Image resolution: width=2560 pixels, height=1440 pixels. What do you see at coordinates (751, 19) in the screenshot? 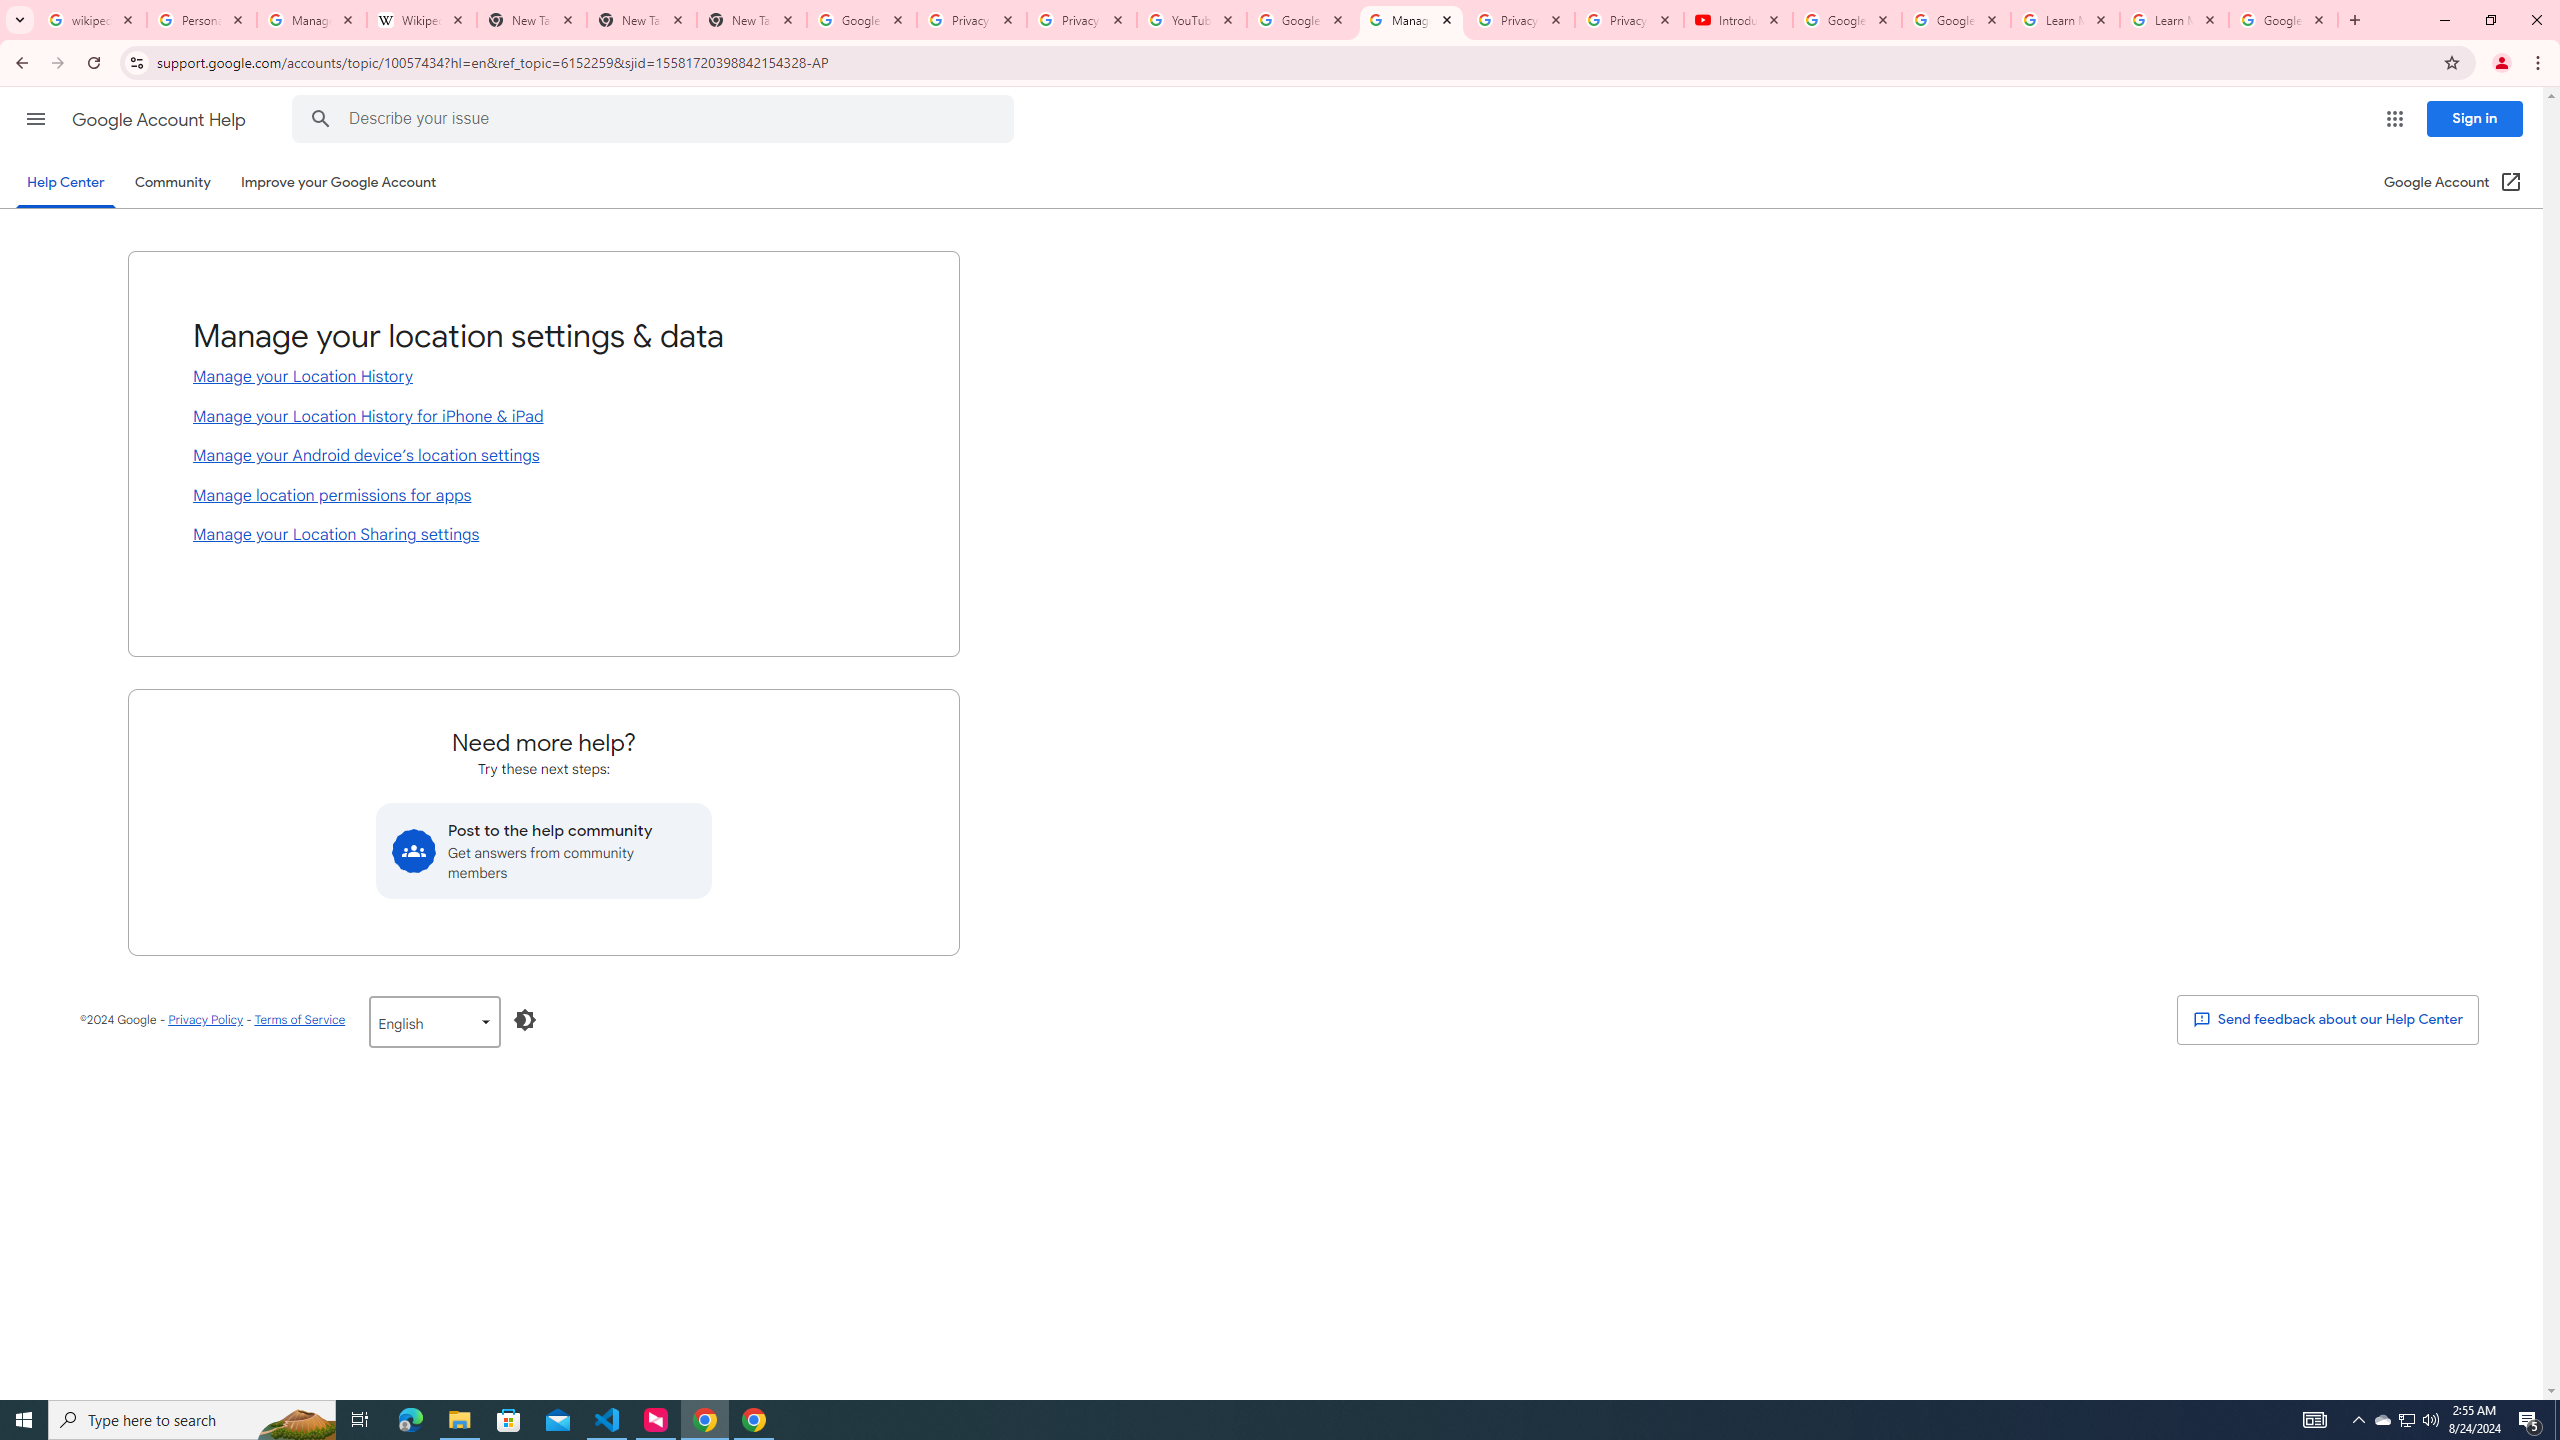
I see `'New Tab'` at bounding box center [751, 19].